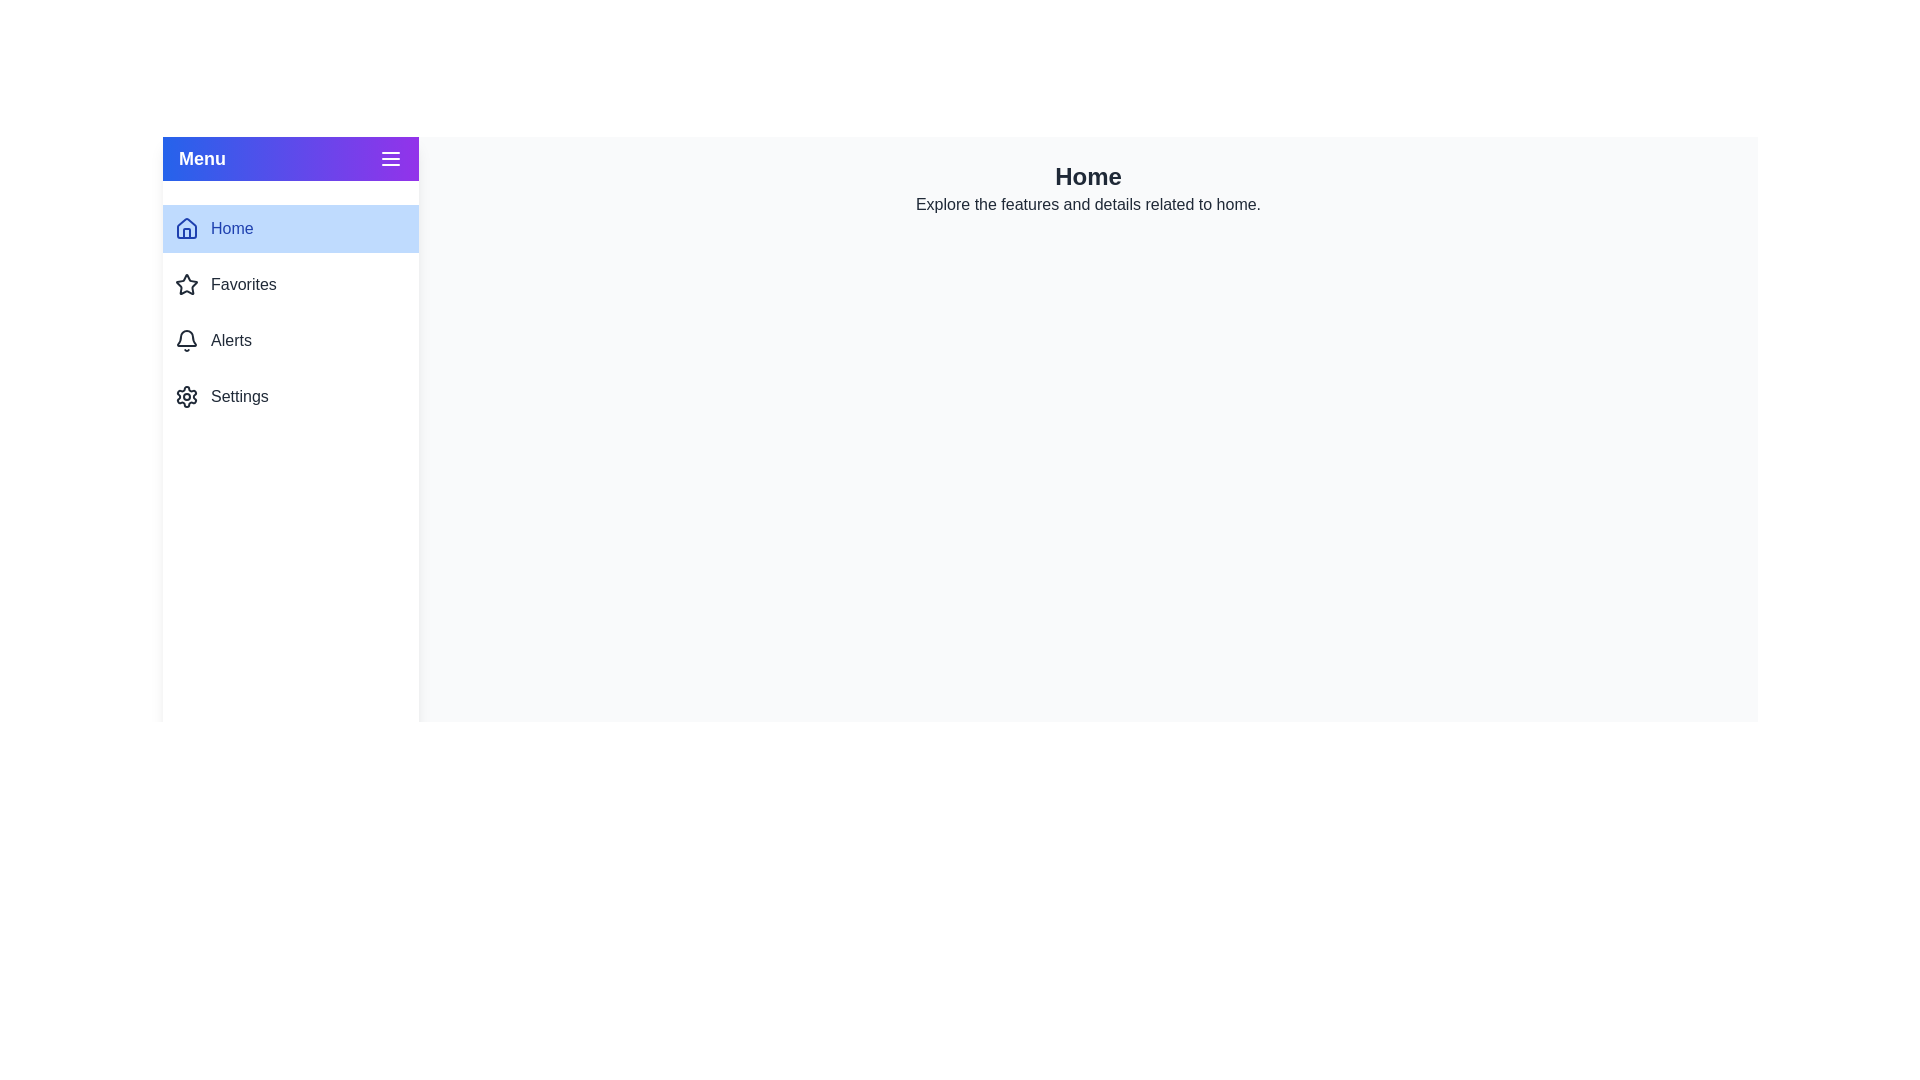 The image size is (1920, 1080). Describe the element at coordinates (187, 339) in the screenshot. I see `the bell-shaped icon in the navigation sidebar menu` at that location.